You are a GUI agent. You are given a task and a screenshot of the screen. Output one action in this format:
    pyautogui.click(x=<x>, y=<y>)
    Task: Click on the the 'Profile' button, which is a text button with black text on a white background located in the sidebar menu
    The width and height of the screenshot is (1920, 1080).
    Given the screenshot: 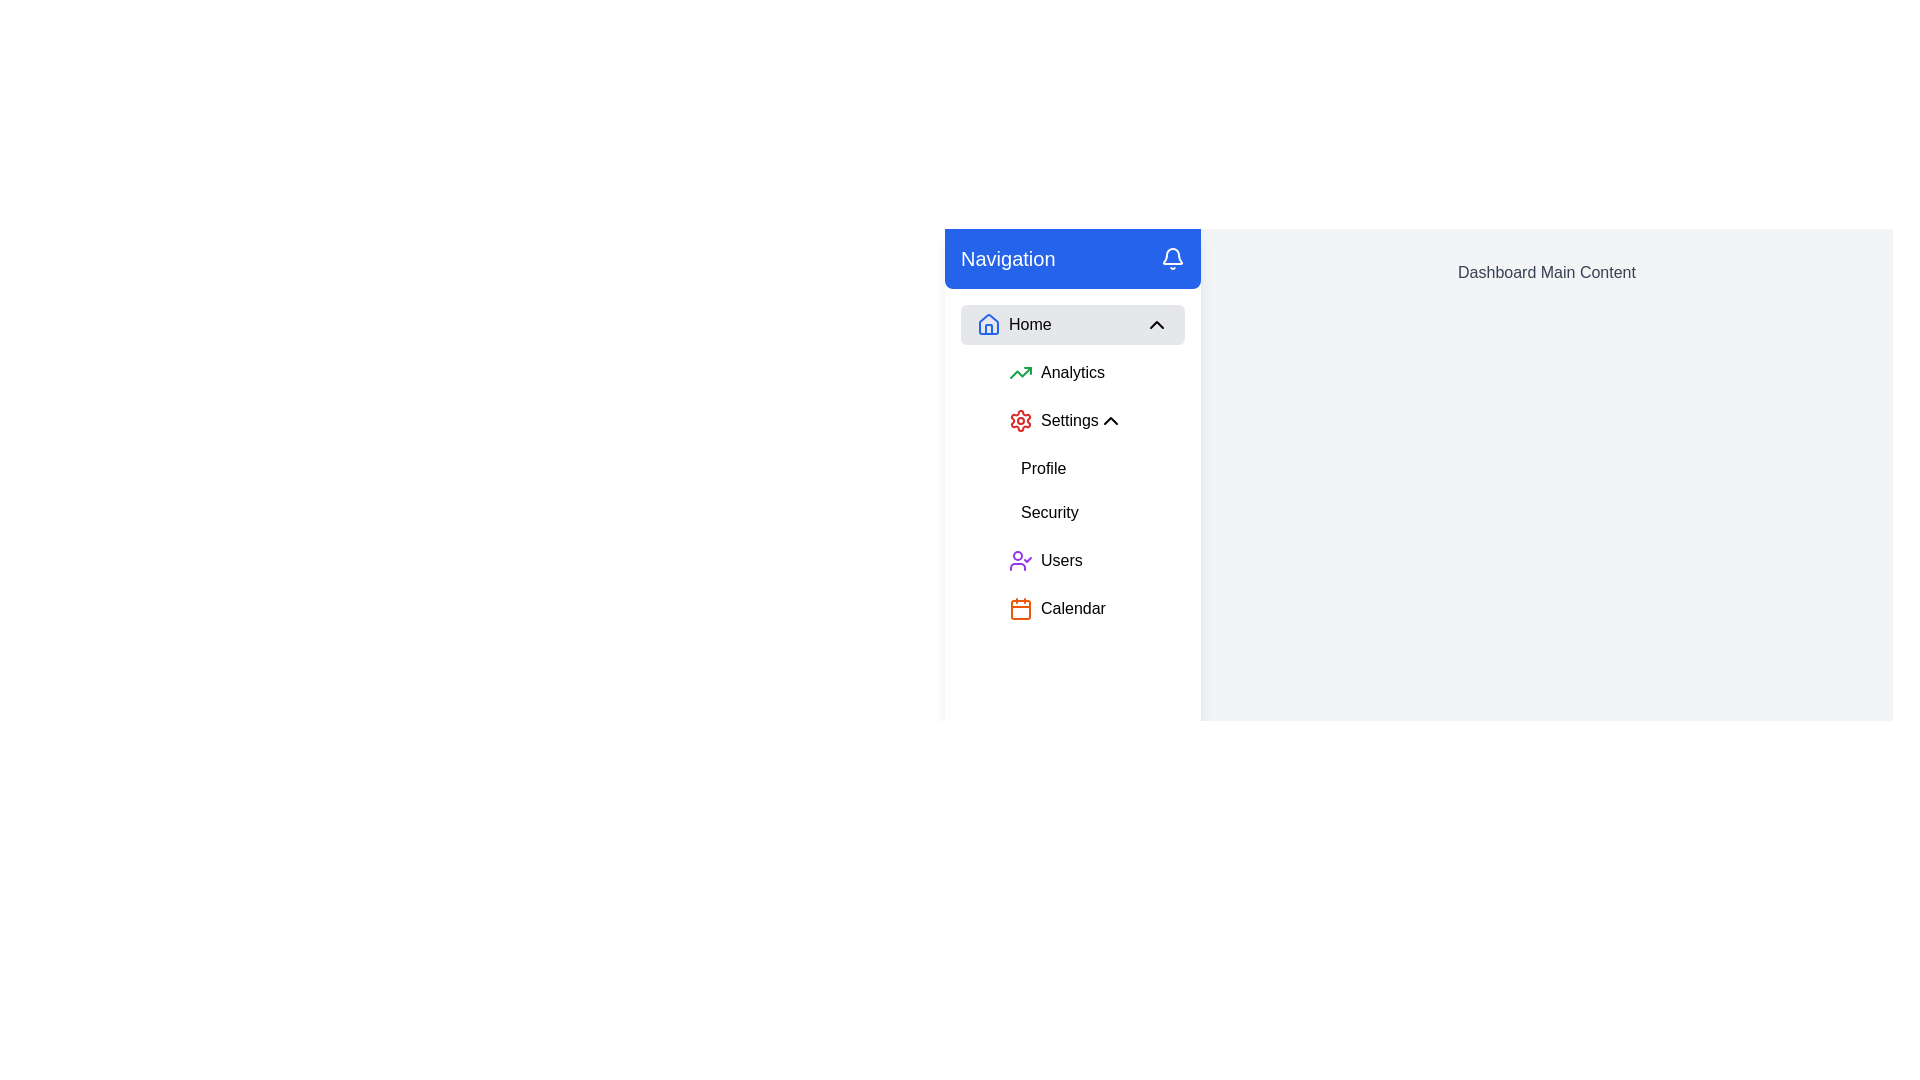 What is the action you would take?
    pyautogui.click(x=1042, y=469)
    